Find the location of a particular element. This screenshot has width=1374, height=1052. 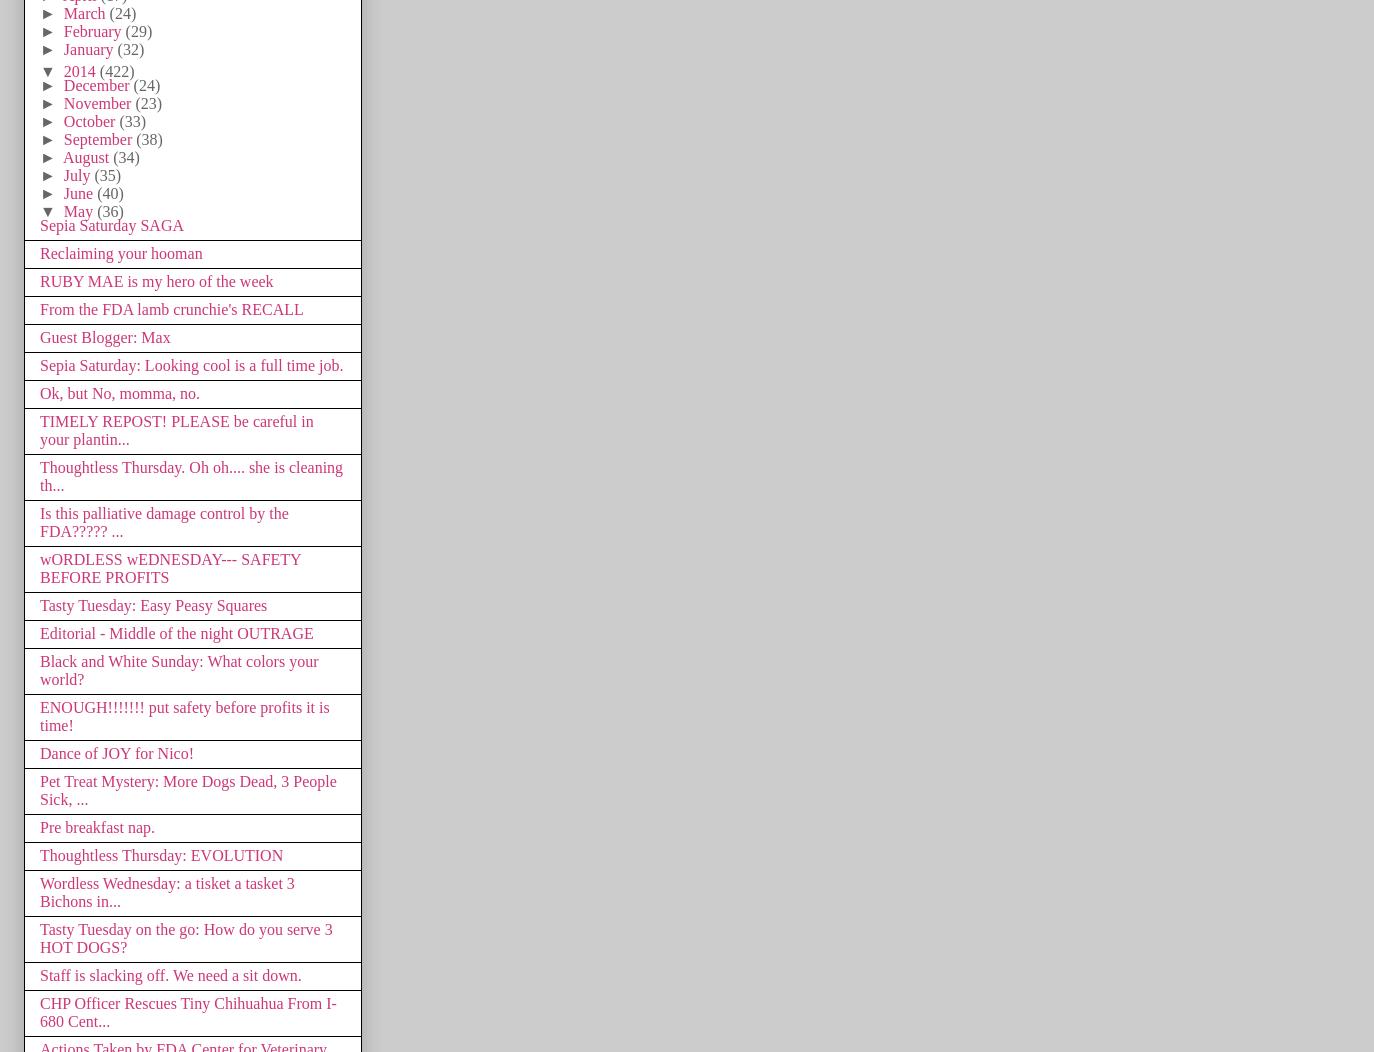

'(32)' is located at coordinates (129, 47).